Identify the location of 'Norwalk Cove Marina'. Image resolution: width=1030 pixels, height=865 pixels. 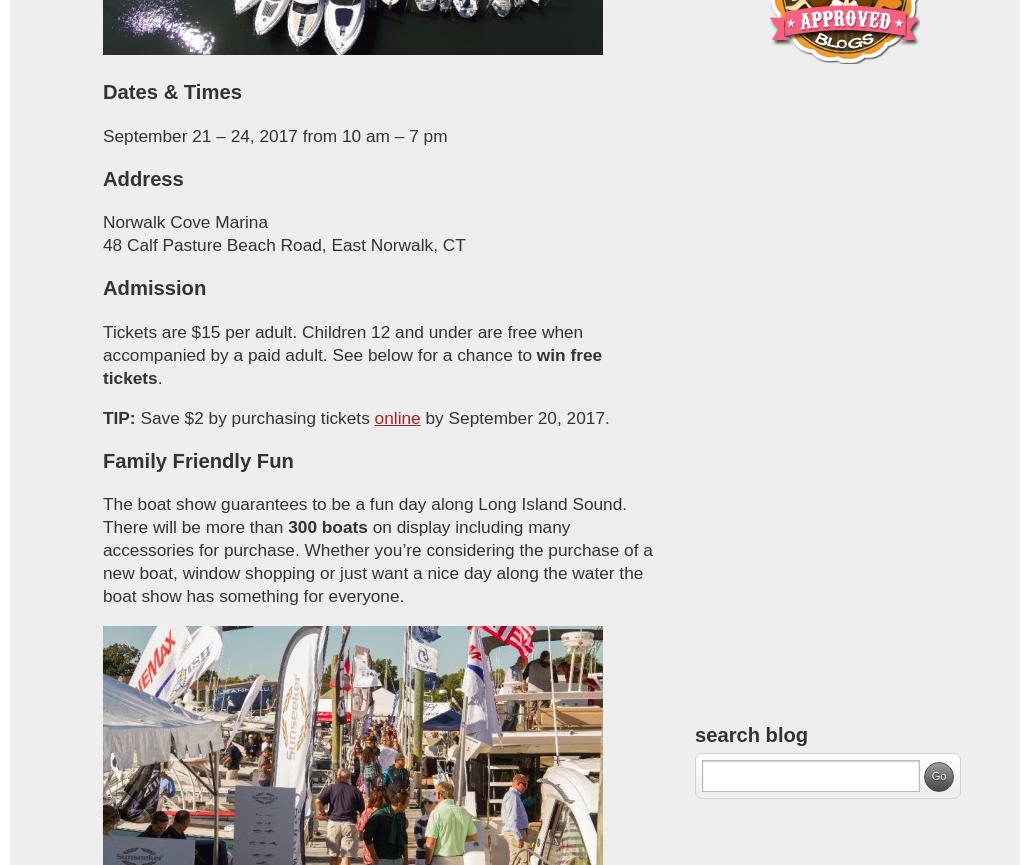
(185, 220).